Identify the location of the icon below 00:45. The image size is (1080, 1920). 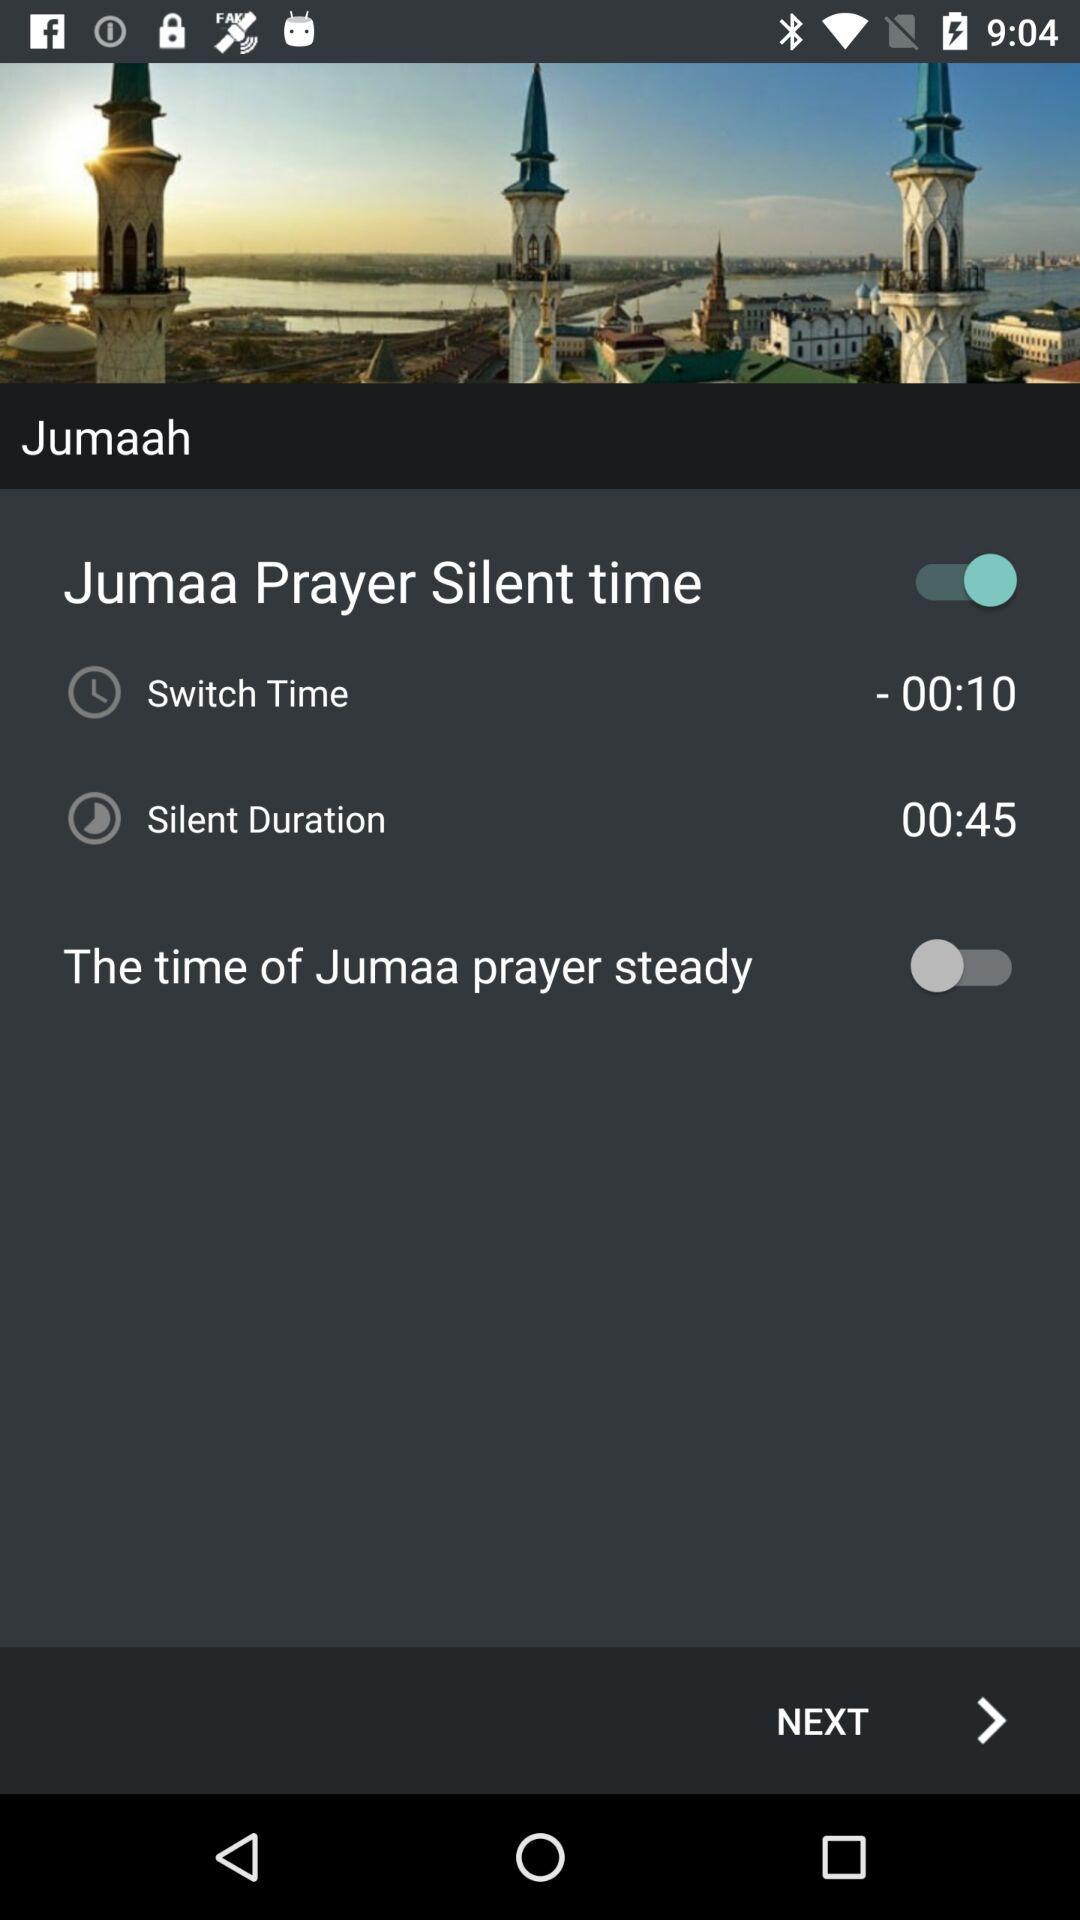
(540, 965).